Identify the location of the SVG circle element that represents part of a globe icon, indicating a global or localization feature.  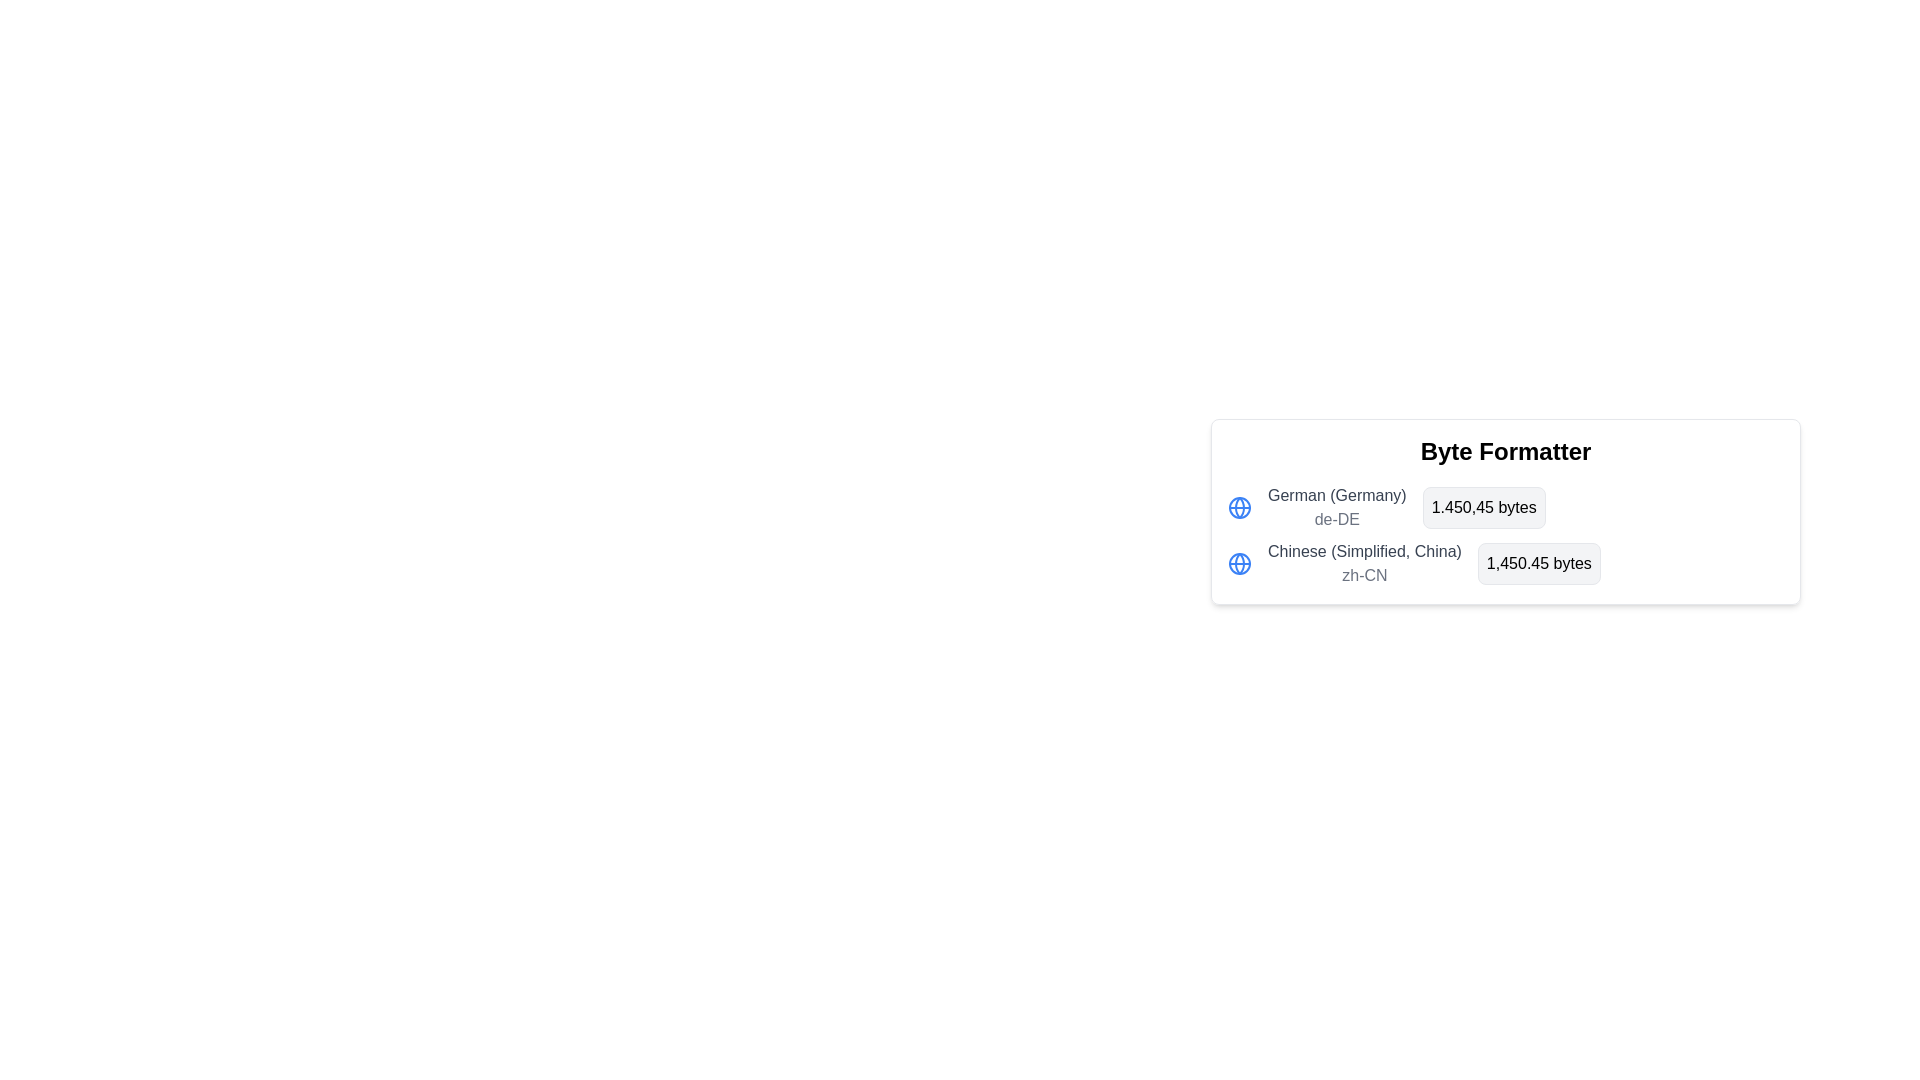
(1238, 507).